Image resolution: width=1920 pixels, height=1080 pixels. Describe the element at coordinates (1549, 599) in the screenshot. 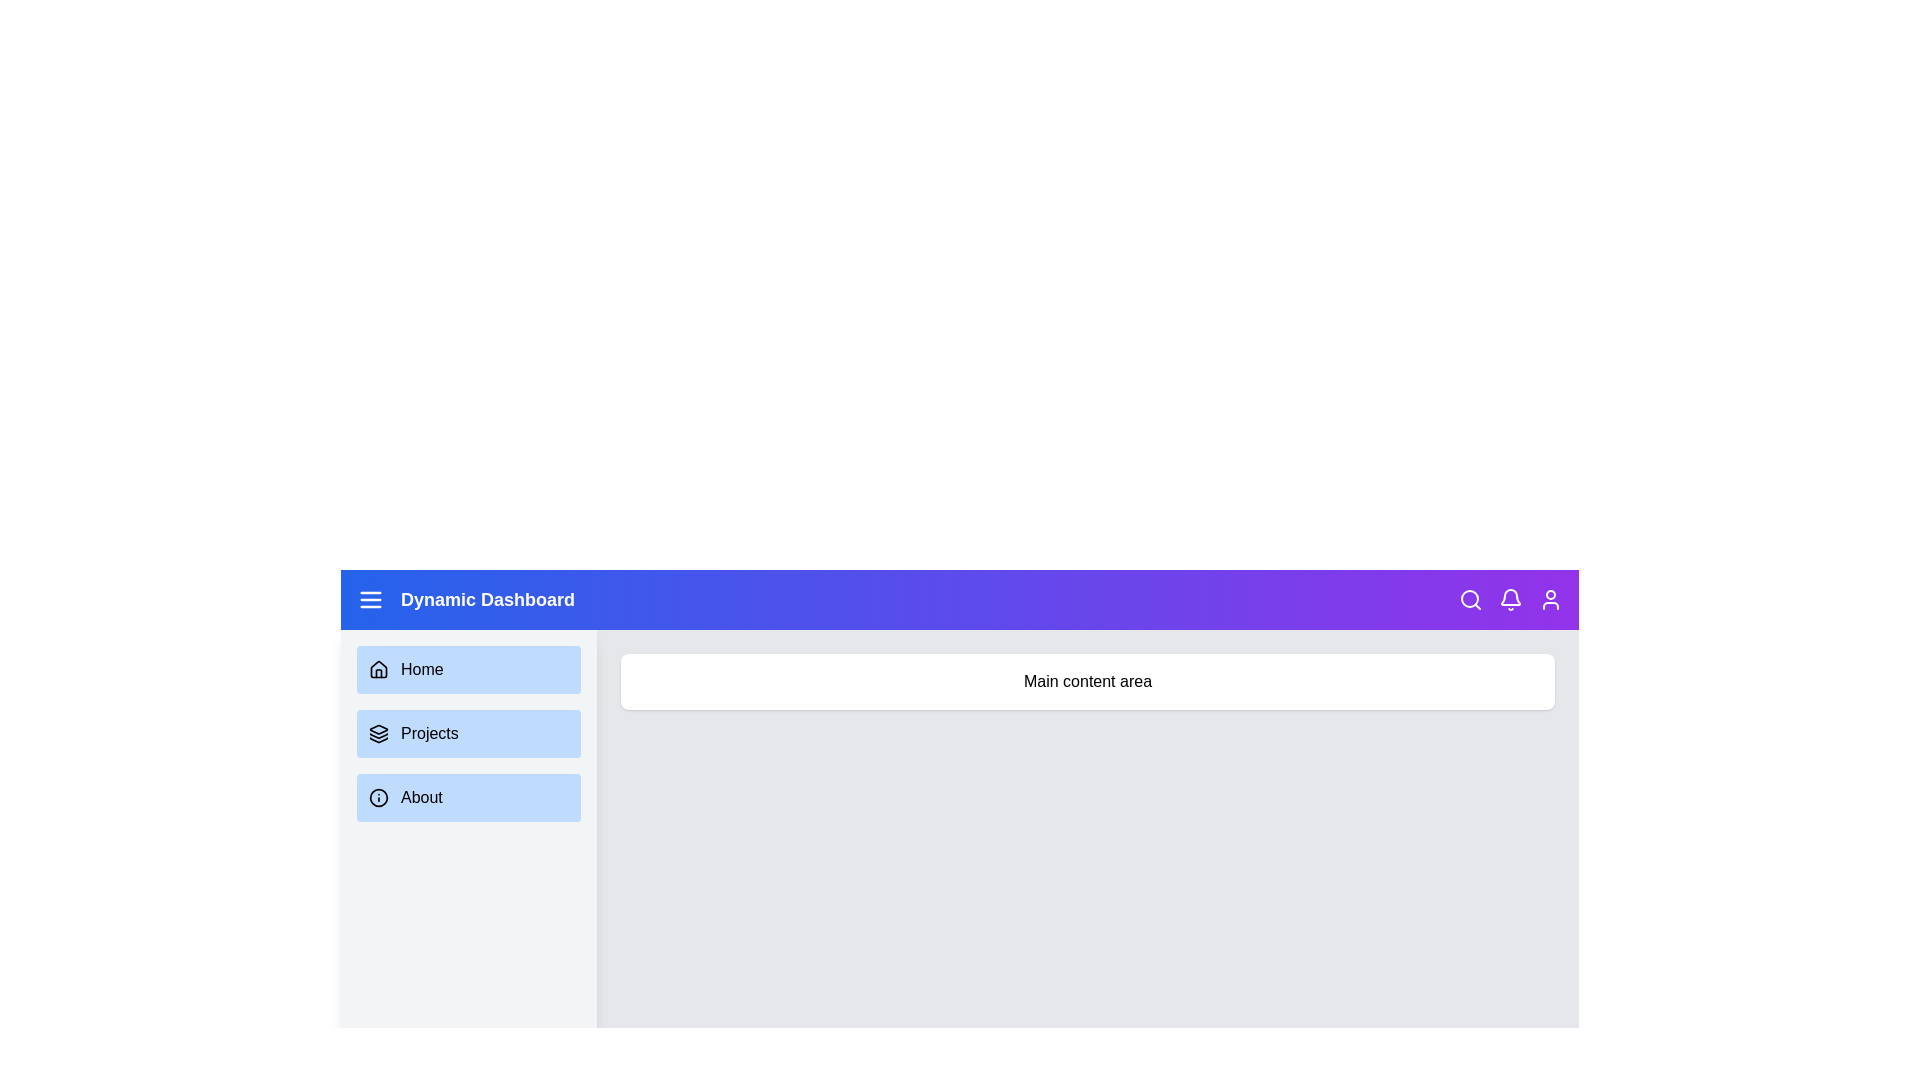

I see `the user icon to access user-related actions` at that location.